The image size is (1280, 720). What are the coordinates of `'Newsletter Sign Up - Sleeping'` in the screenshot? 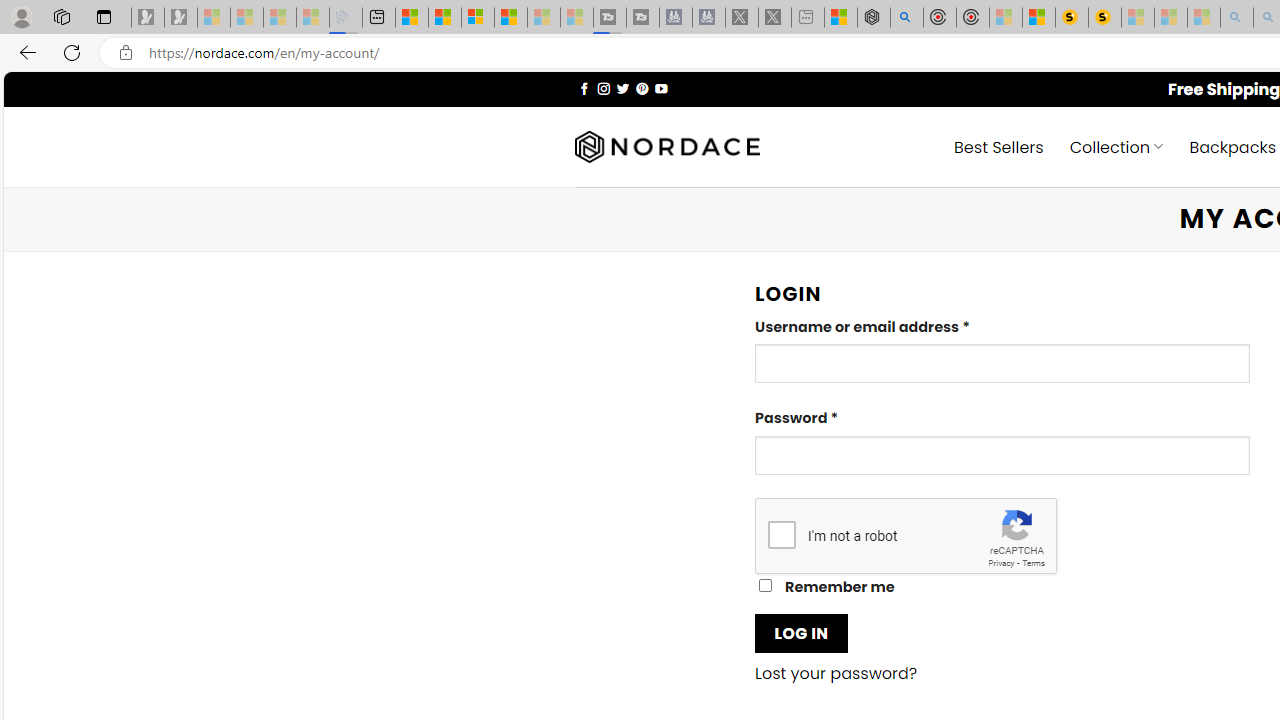 It's located at (181, 17).